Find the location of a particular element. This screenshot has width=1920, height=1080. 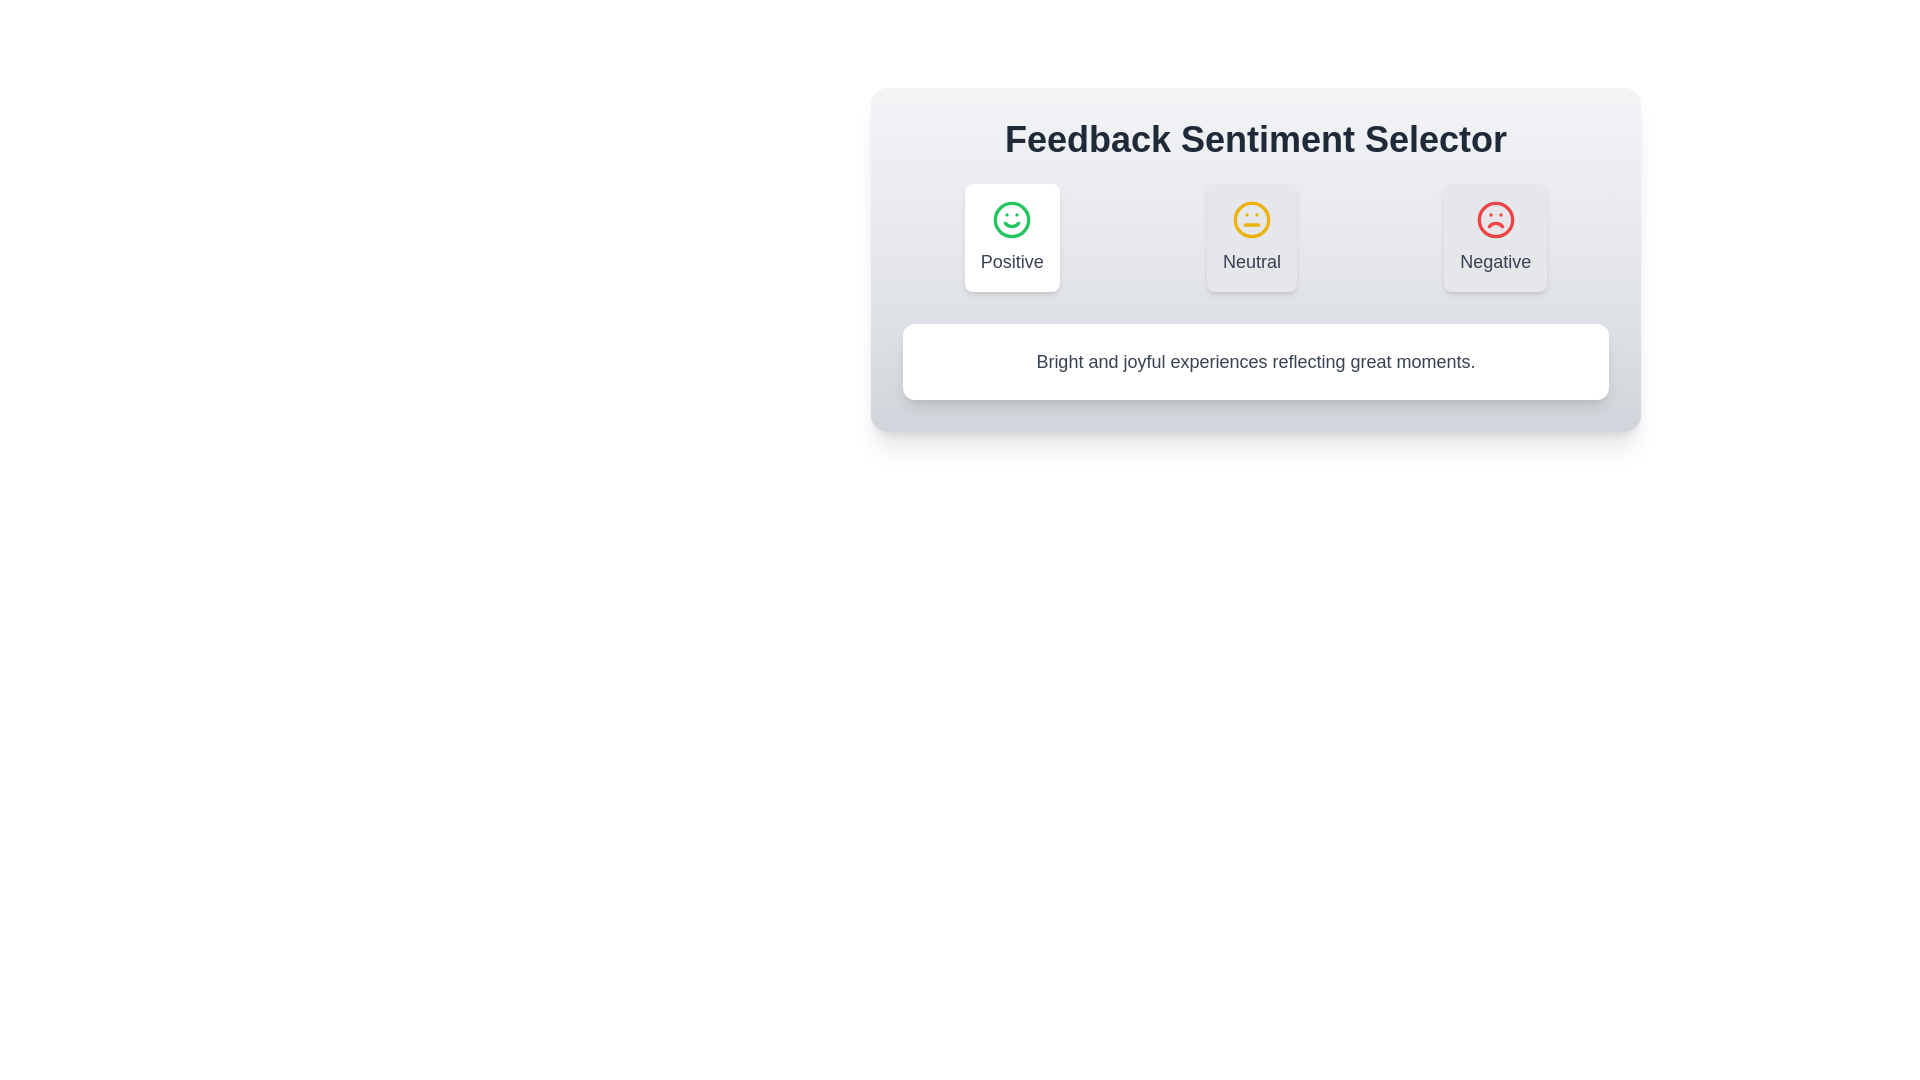

the Neutral tab to observe visual feedback is located at coordinates (1251, 237).